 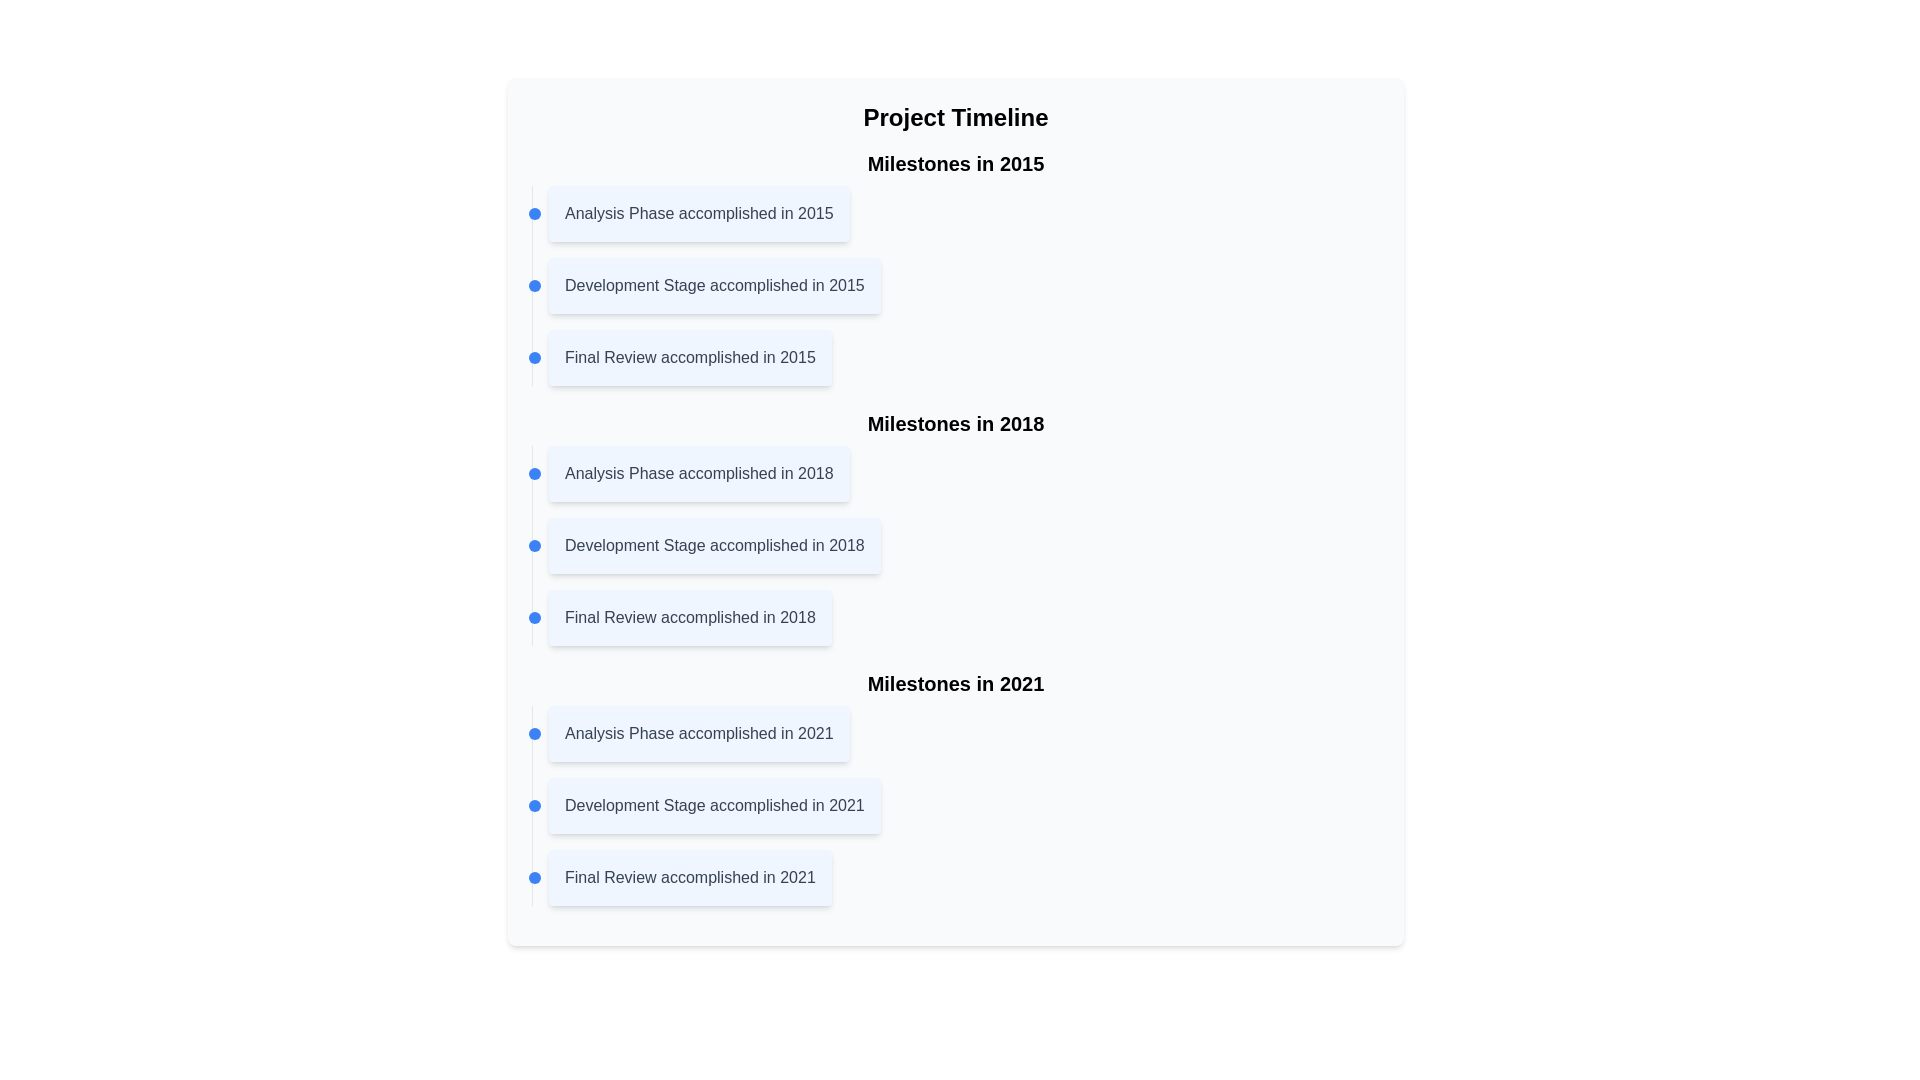 I want to click on the text label indicating the completion of the 'Analysis Phase' in 2018, which is the first entry in the 'Milestones in 2018' section of the timeline, so click(x=699, y=474).